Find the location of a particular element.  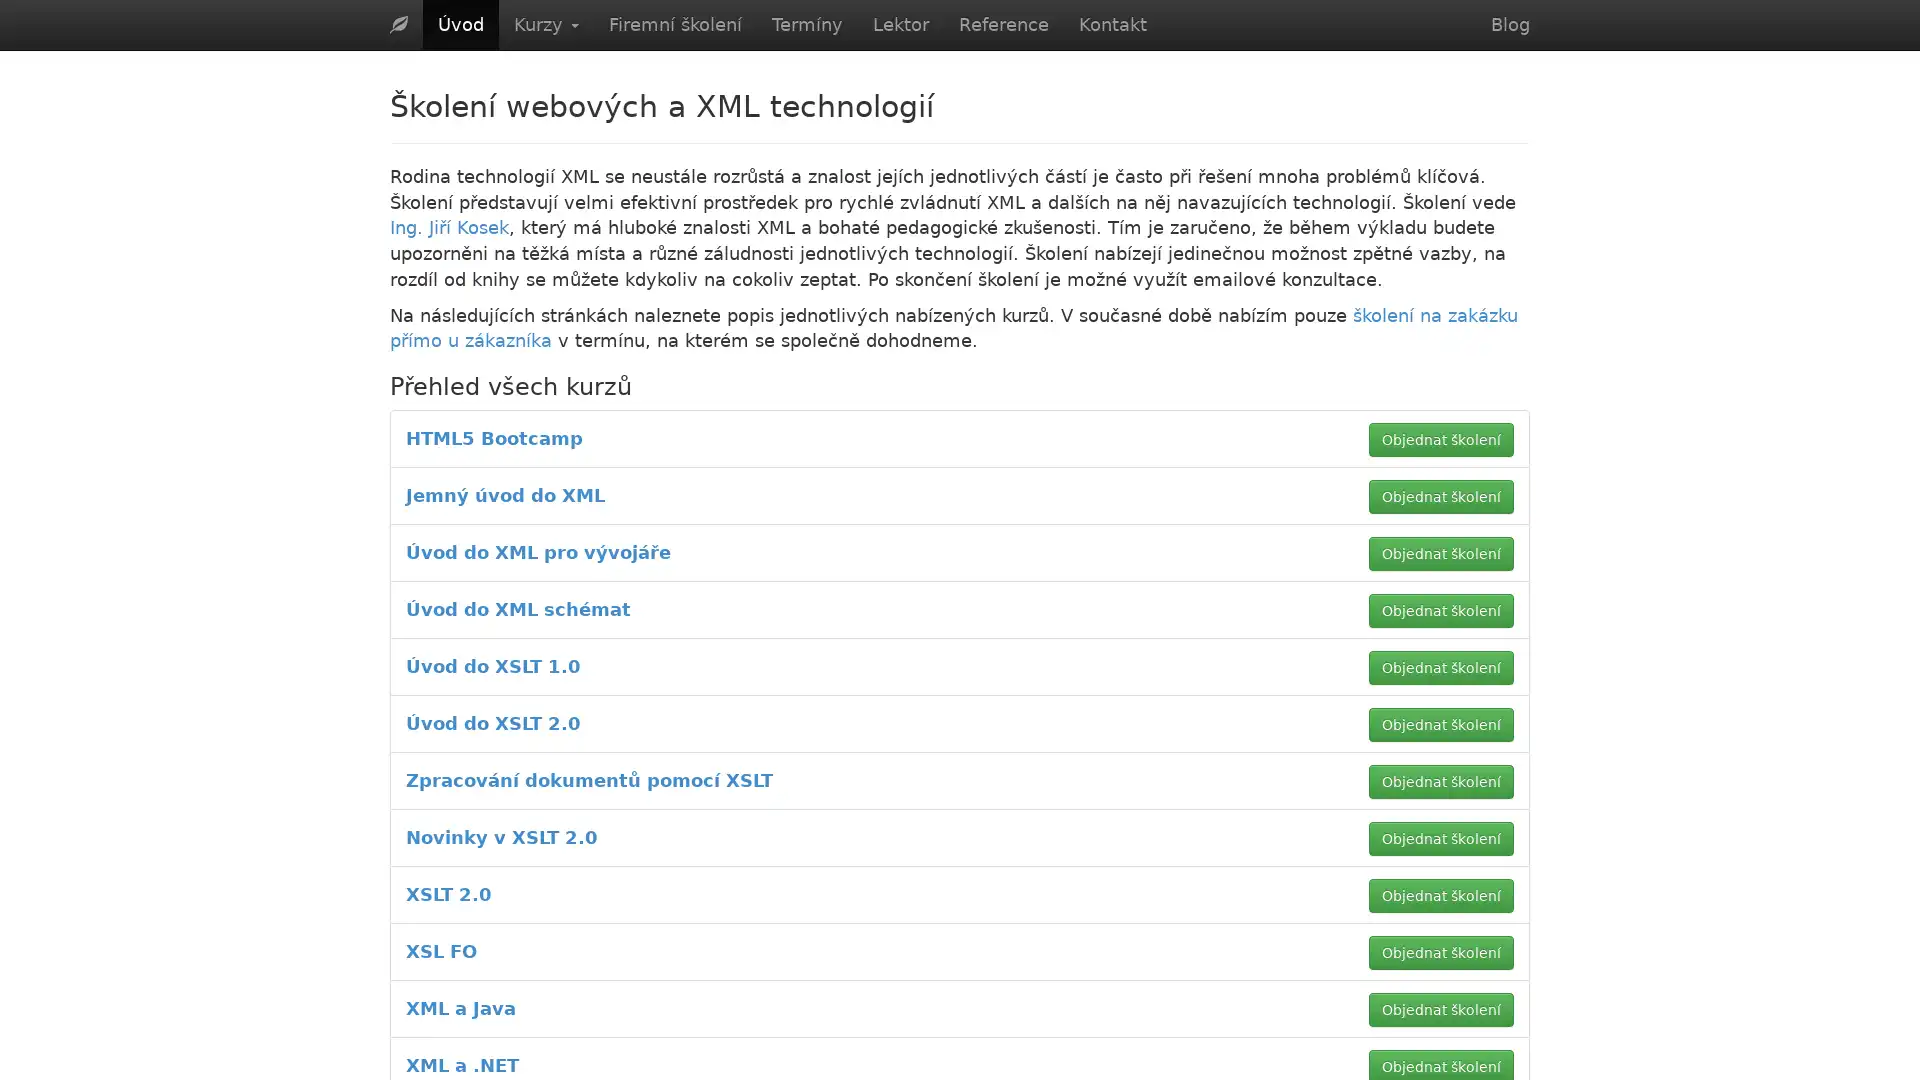

Objednat skoleni is located at coordinates (1441, 781).